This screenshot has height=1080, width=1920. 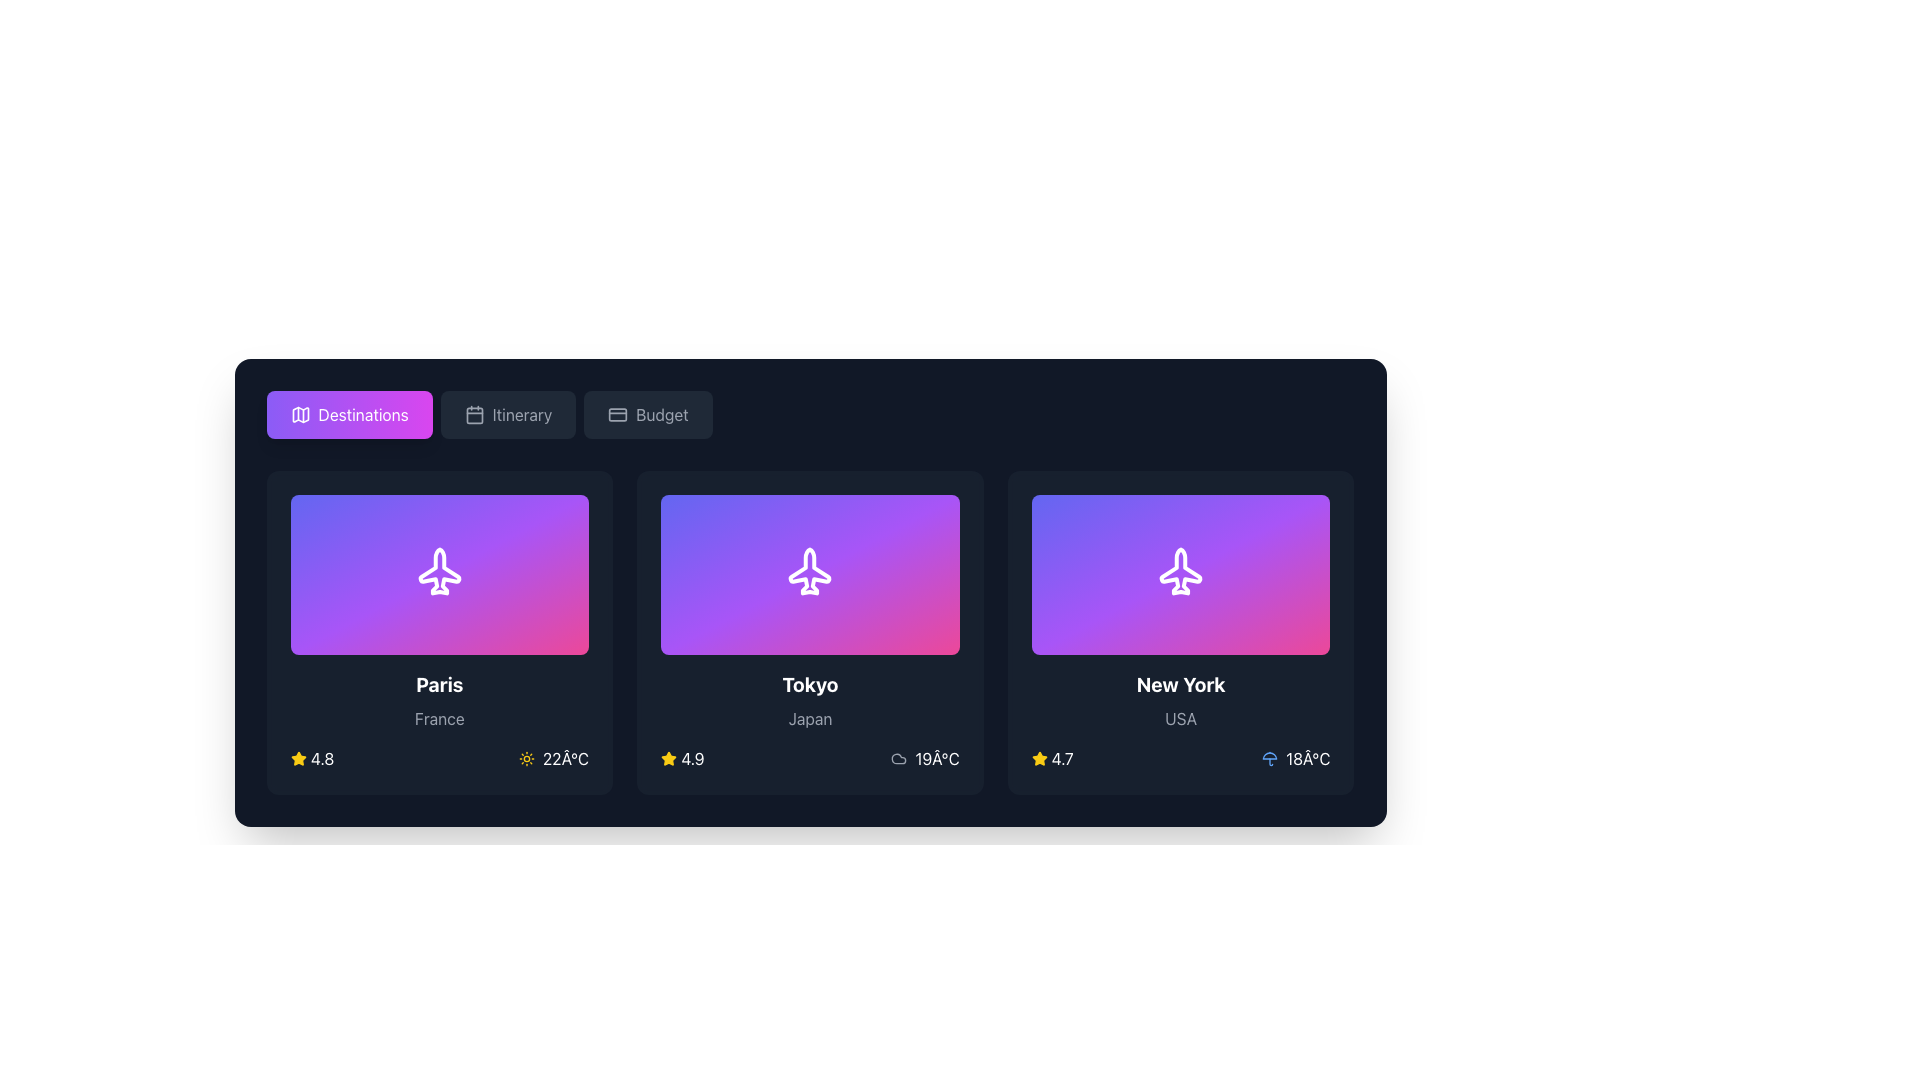 What do you see at coordinates (810, 684) in the screenshot?
I see `text content of the bold, large, white font label displaying 'Tokyo', which is centered below an airplane icon and above the text 'Japan', located in the second card of a group of three cards` at bounding box center [810, 684].